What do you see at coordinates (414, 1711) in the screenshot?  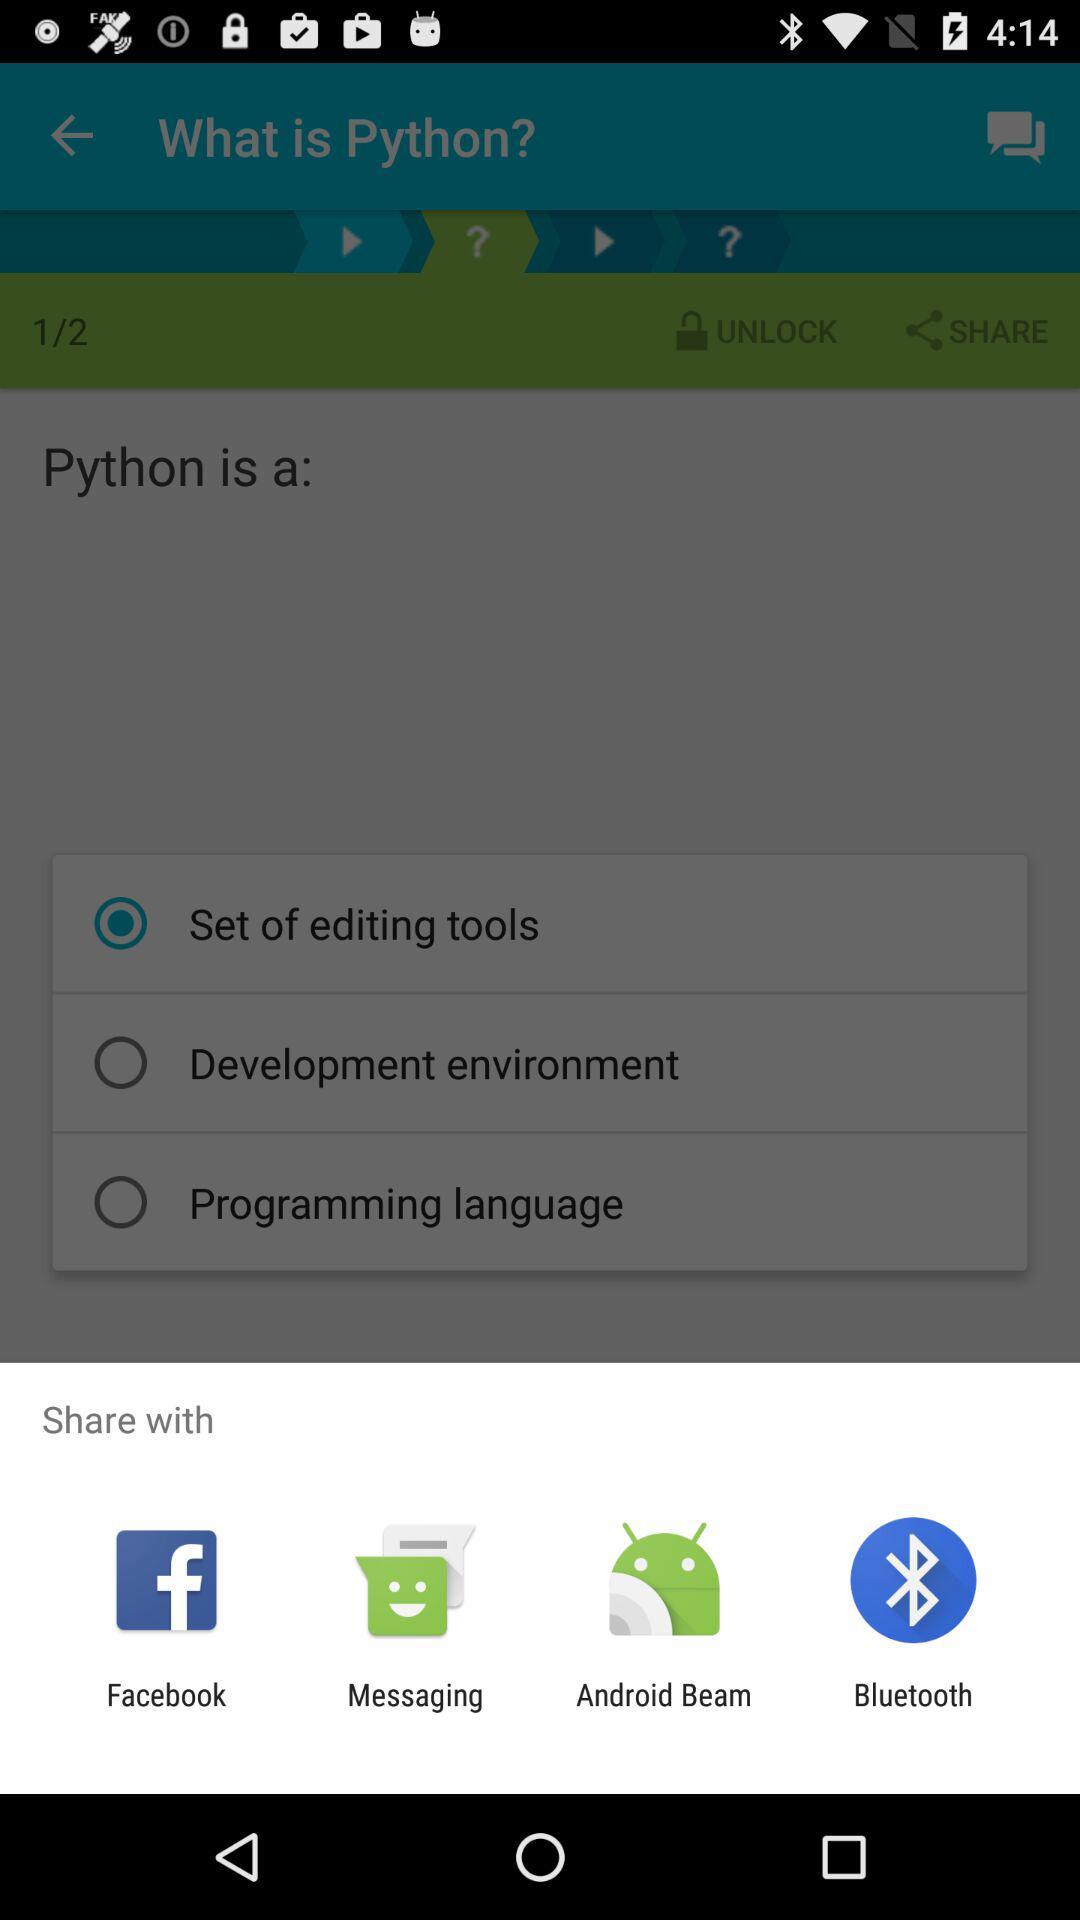 I see `item next to the android beam icon` at bounding box center [414, 1711].